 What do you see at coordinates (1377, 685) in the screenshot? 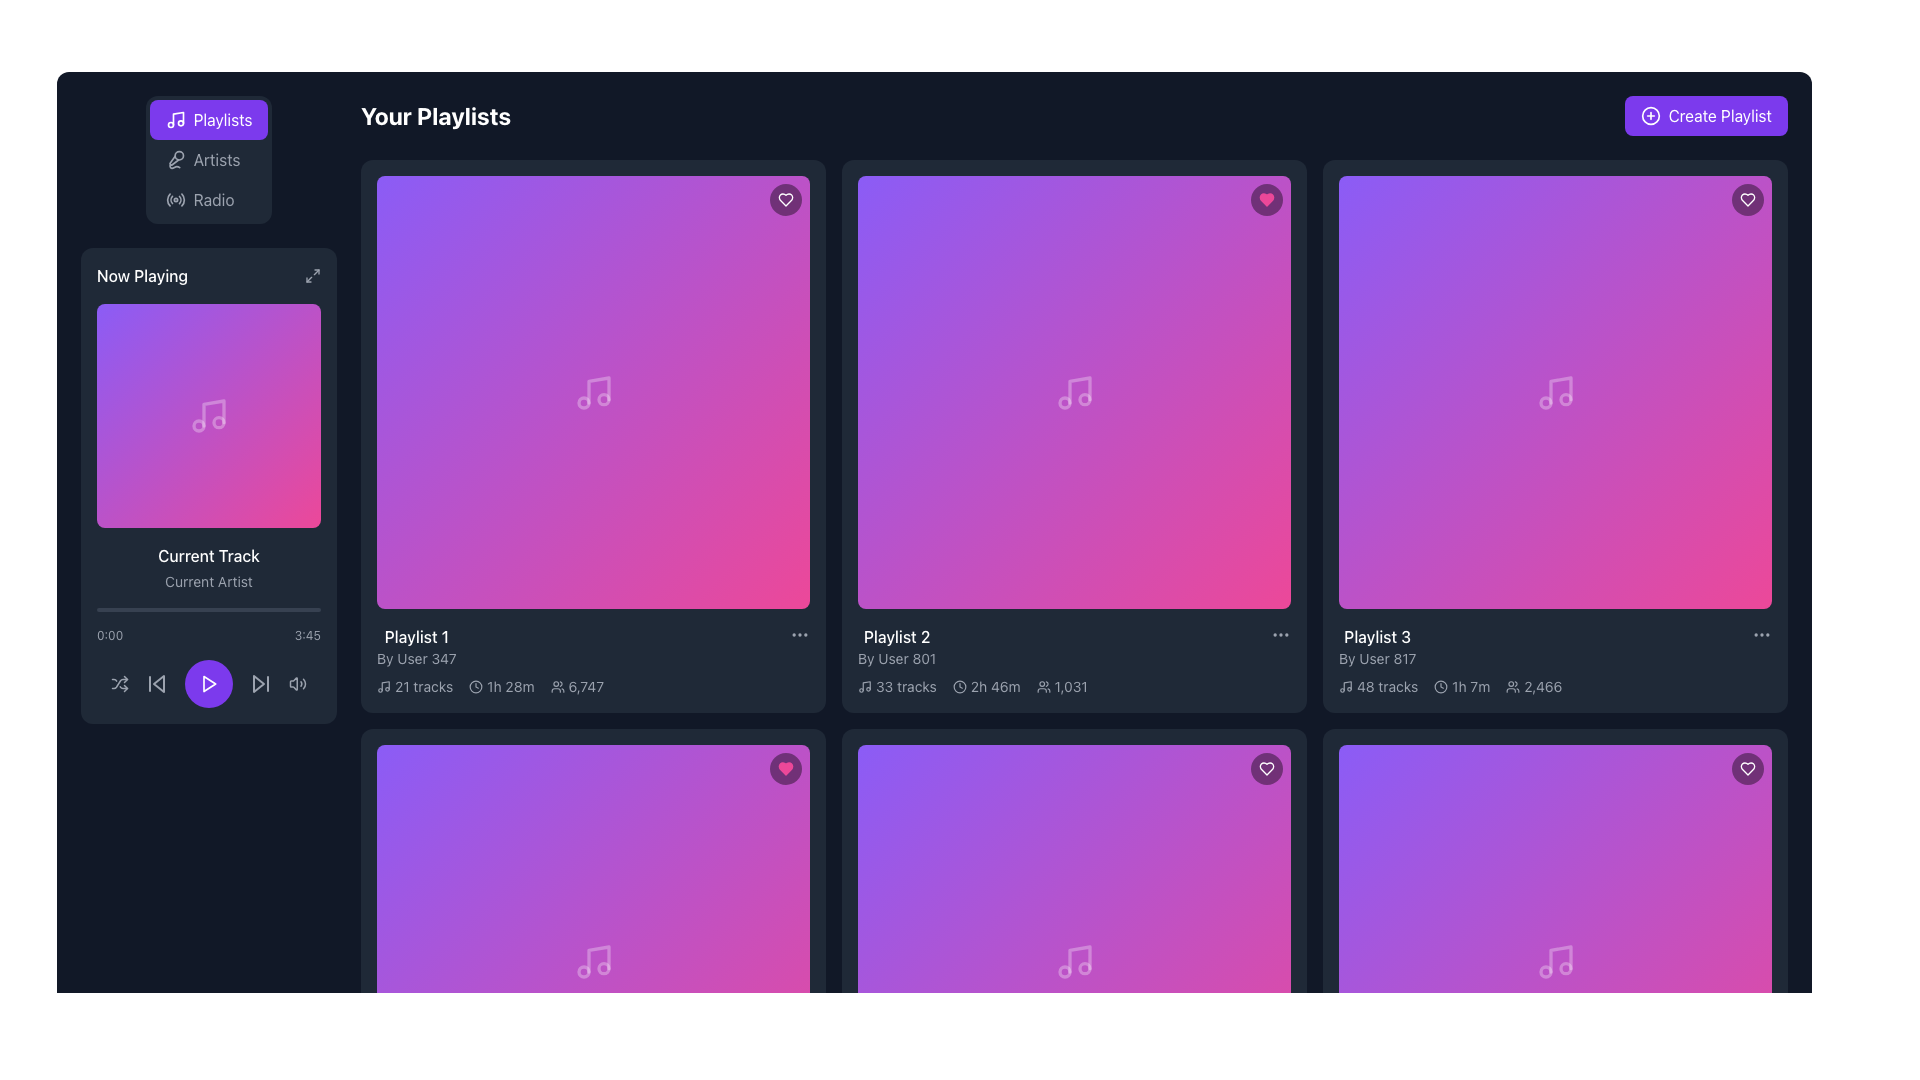
I see `the informational label with an icon located in the bottom-left section of the 'Playlist 3' card that describes the number of tracks in the playlist` at bounding box center [1377, 685].